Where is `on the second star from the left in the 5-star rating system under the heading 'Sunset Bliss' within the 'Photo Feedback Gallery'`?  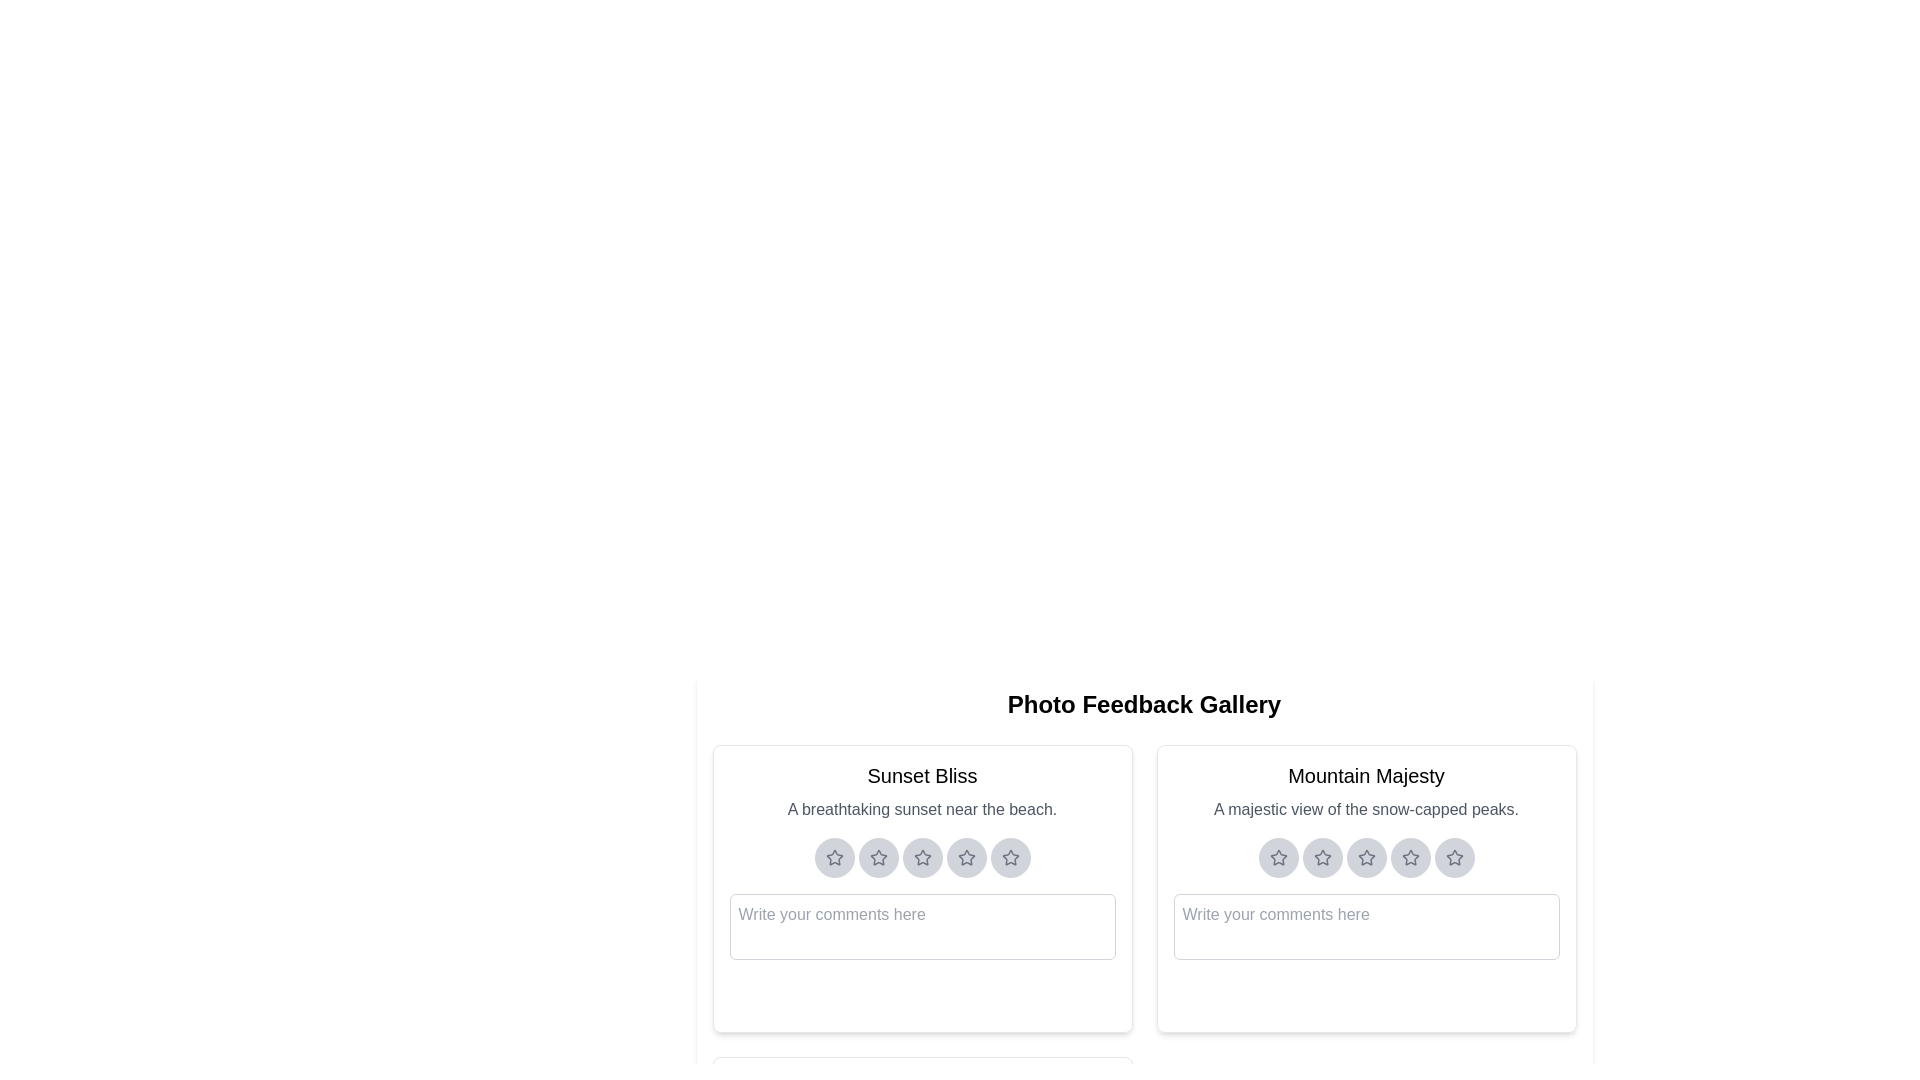
on the second star from the left in the 5-star rating system under the heading 'Sunset Bliss' within the 'Photo Feedback Gallery' is located at coordinates (878, 856).